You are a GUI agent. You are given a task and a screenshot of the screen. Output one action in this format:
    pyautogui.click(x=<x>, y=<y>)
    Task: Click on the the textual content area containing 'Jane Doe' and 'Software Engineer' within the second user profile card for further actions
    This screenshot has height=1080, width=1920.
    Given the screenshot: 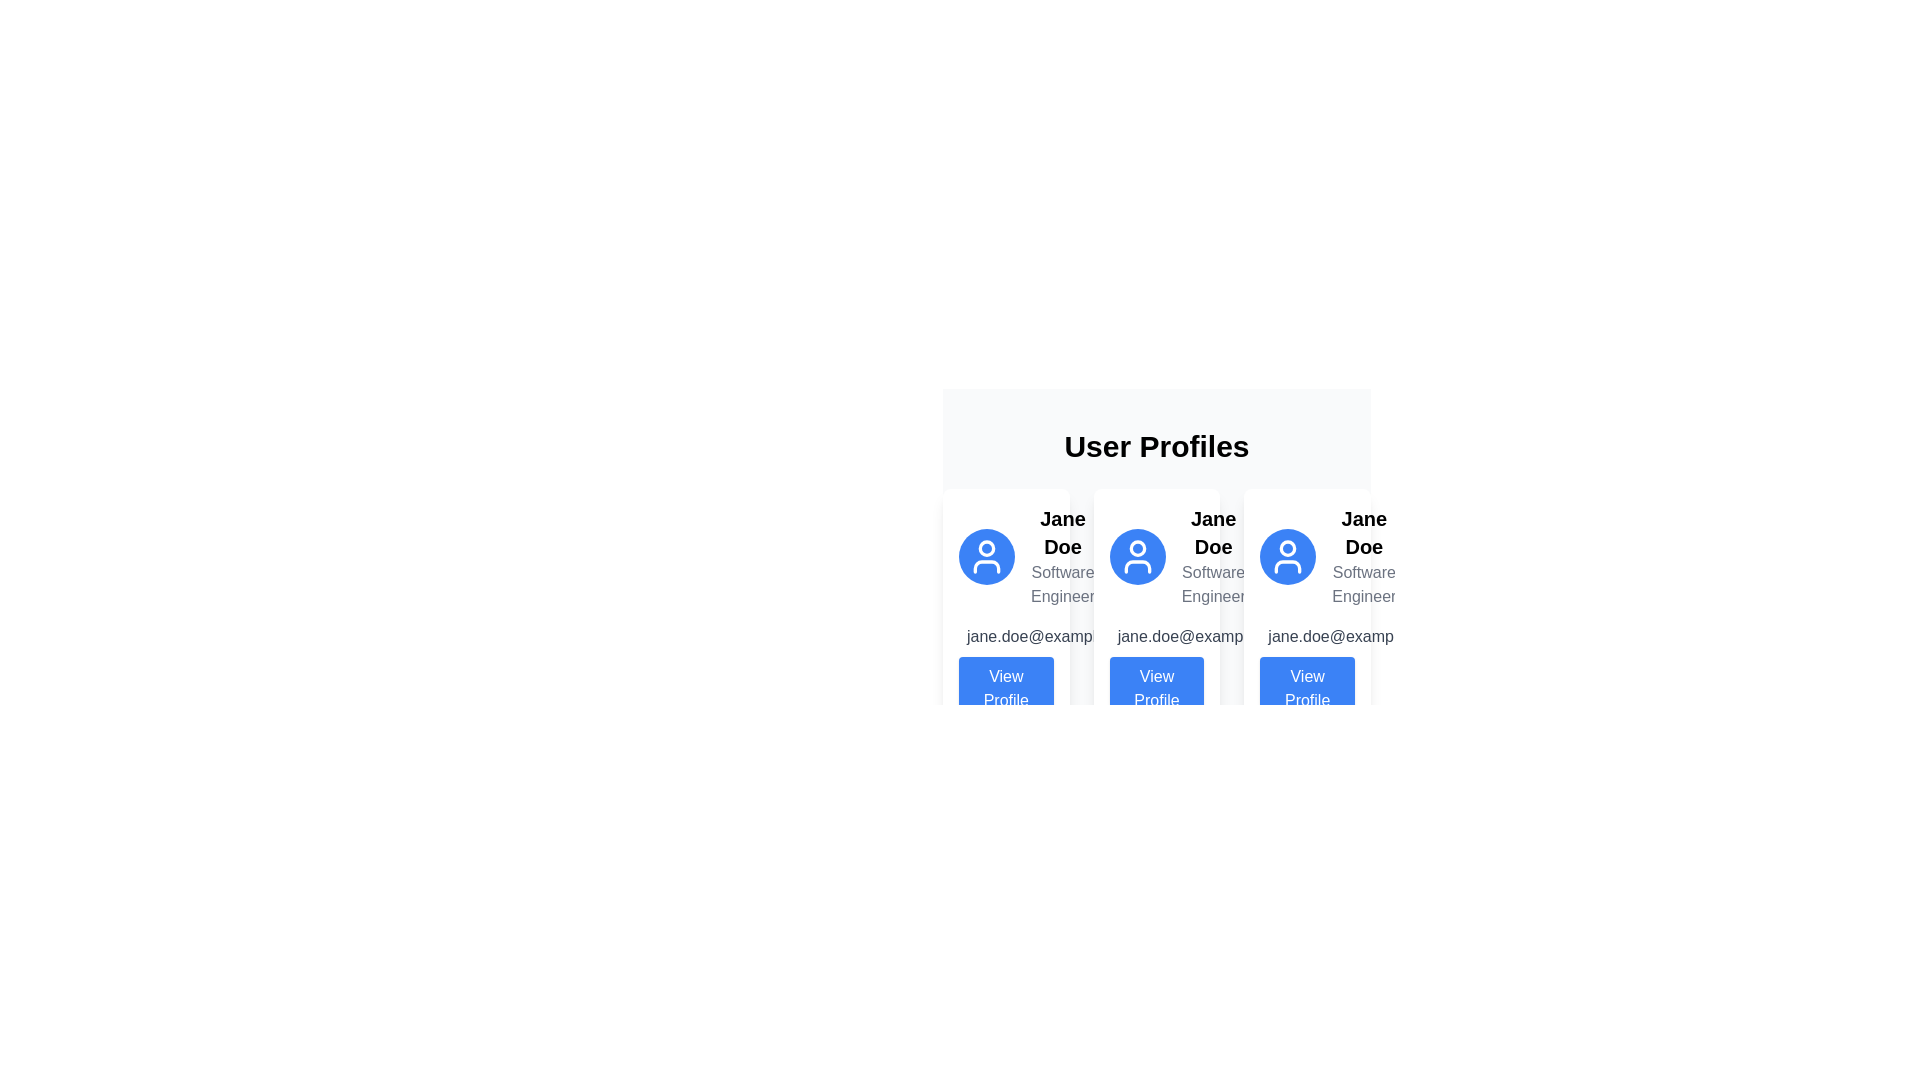 What is the action you would take?
    pyautogui.click(x=1212, y=556)
    